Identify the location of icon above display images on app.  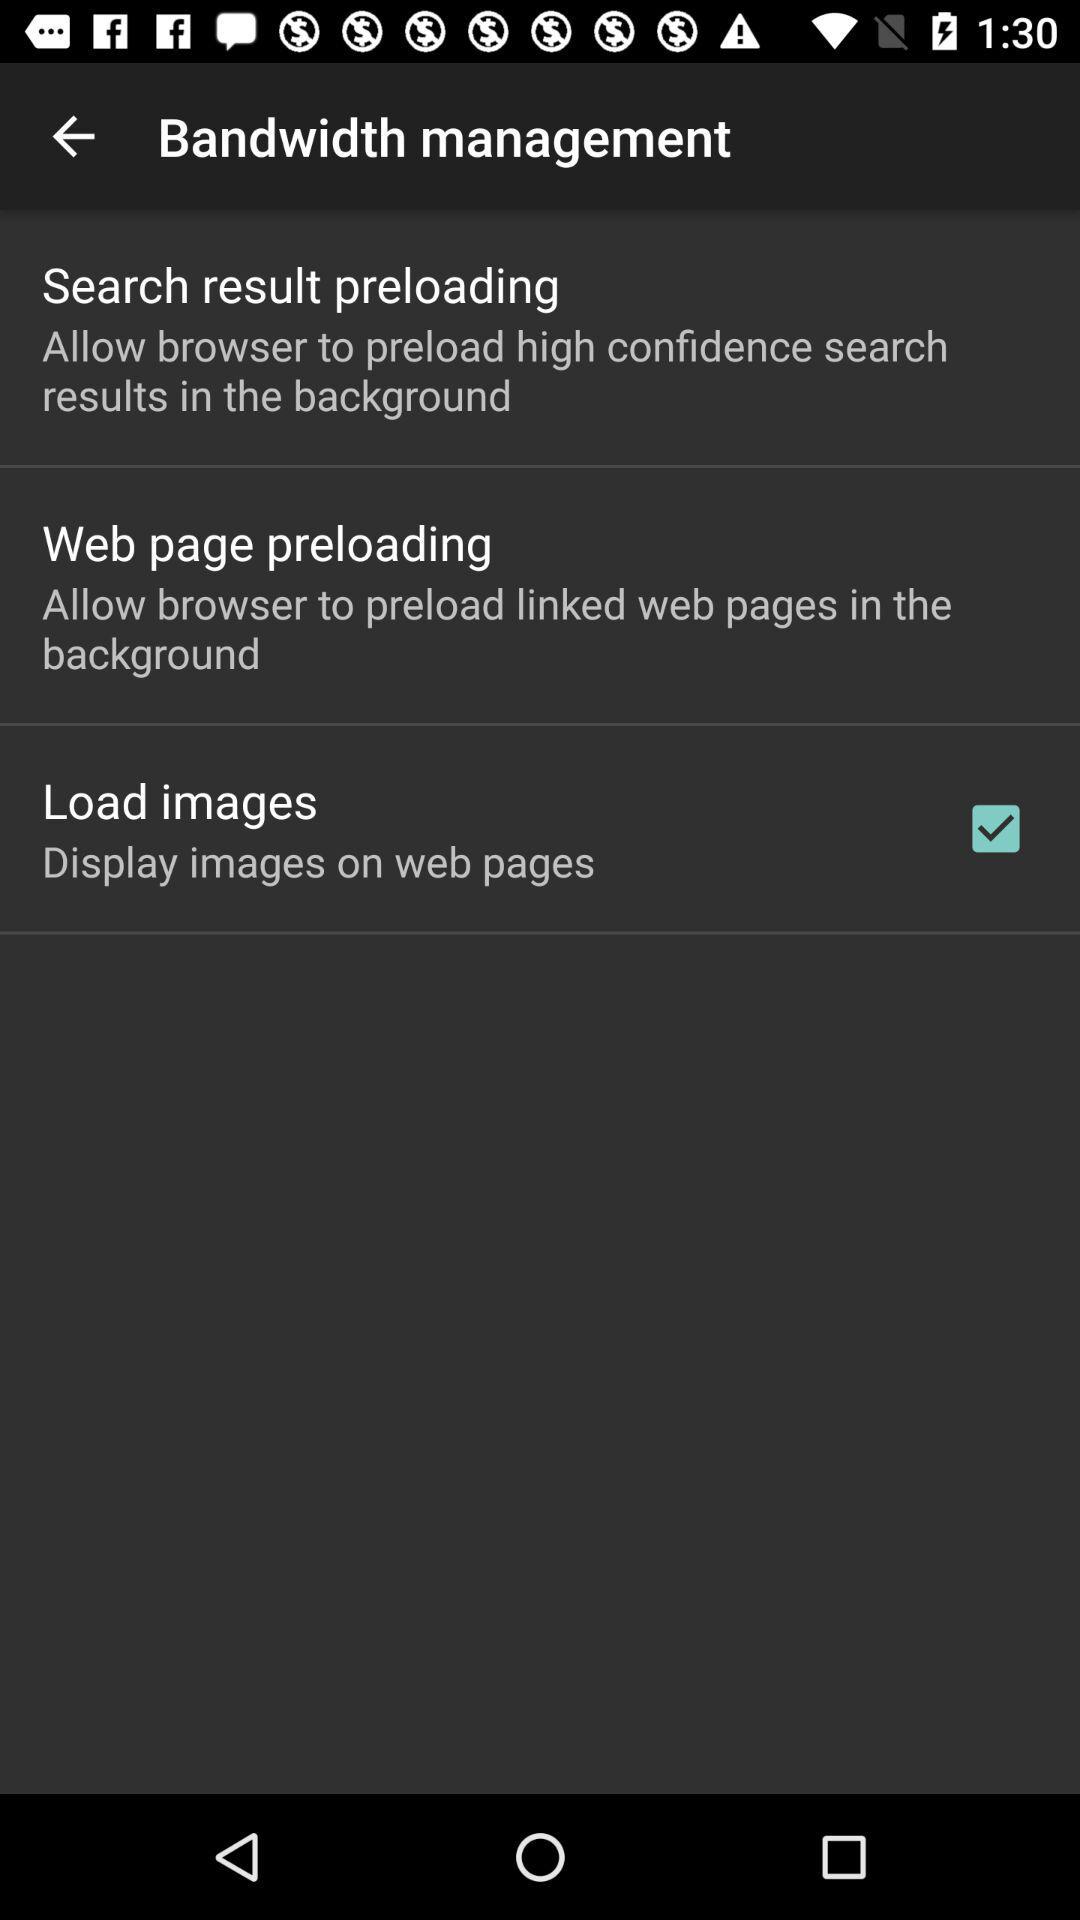
(180, 800).